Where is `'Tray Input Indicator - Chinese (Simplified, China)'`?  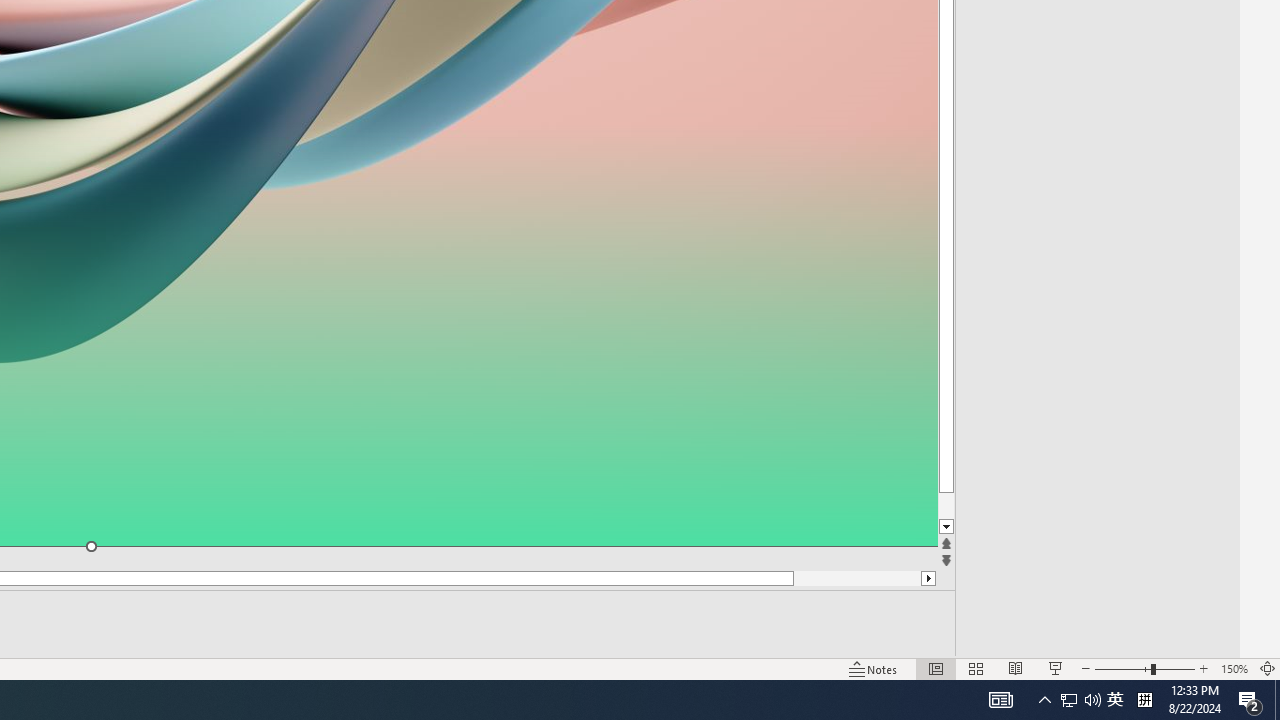 'Tray Input Indicator - Chinese (Simplified, China)' is located at coordinates (1114, 698).